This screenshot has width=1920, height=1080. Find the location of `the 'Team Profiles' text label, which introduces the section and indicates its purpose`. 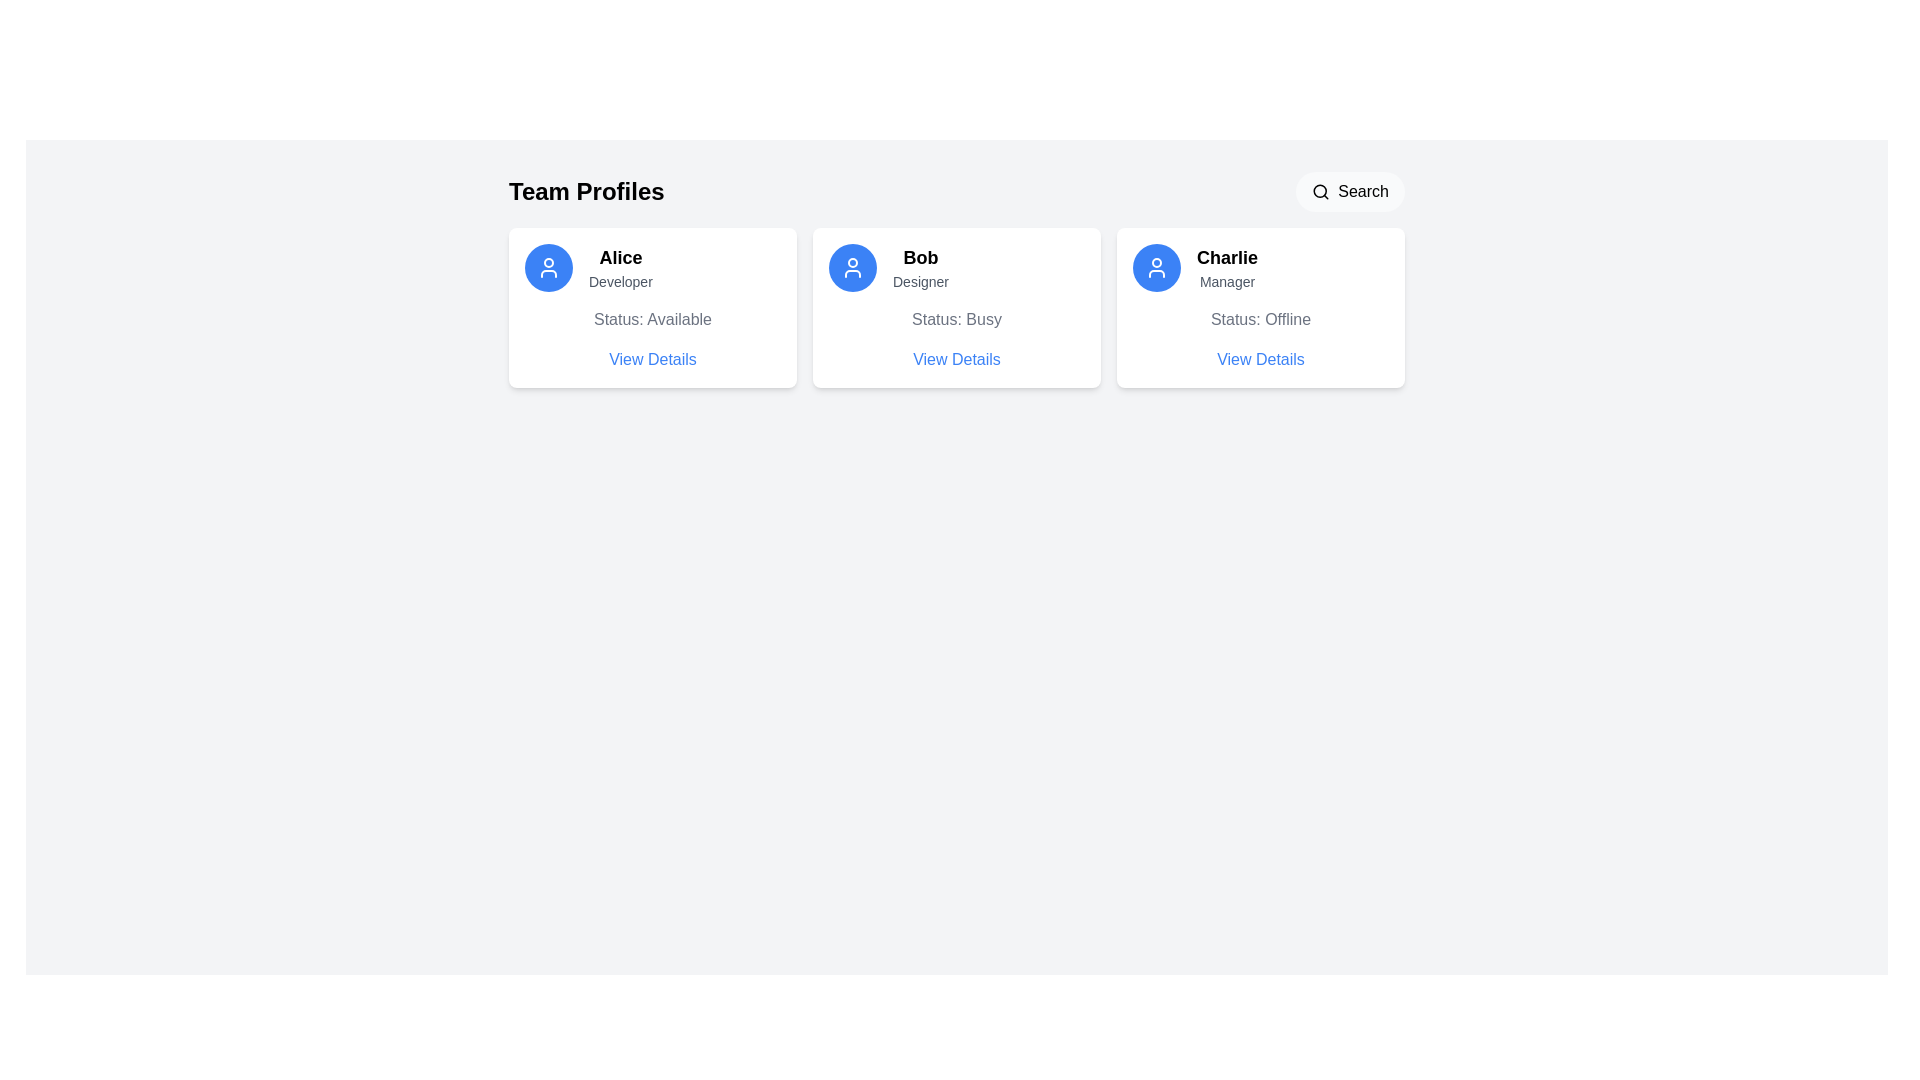

the 'Team Profiles' text label, which introduces the section and indicates its purpose is located at coordinates (585, 192).